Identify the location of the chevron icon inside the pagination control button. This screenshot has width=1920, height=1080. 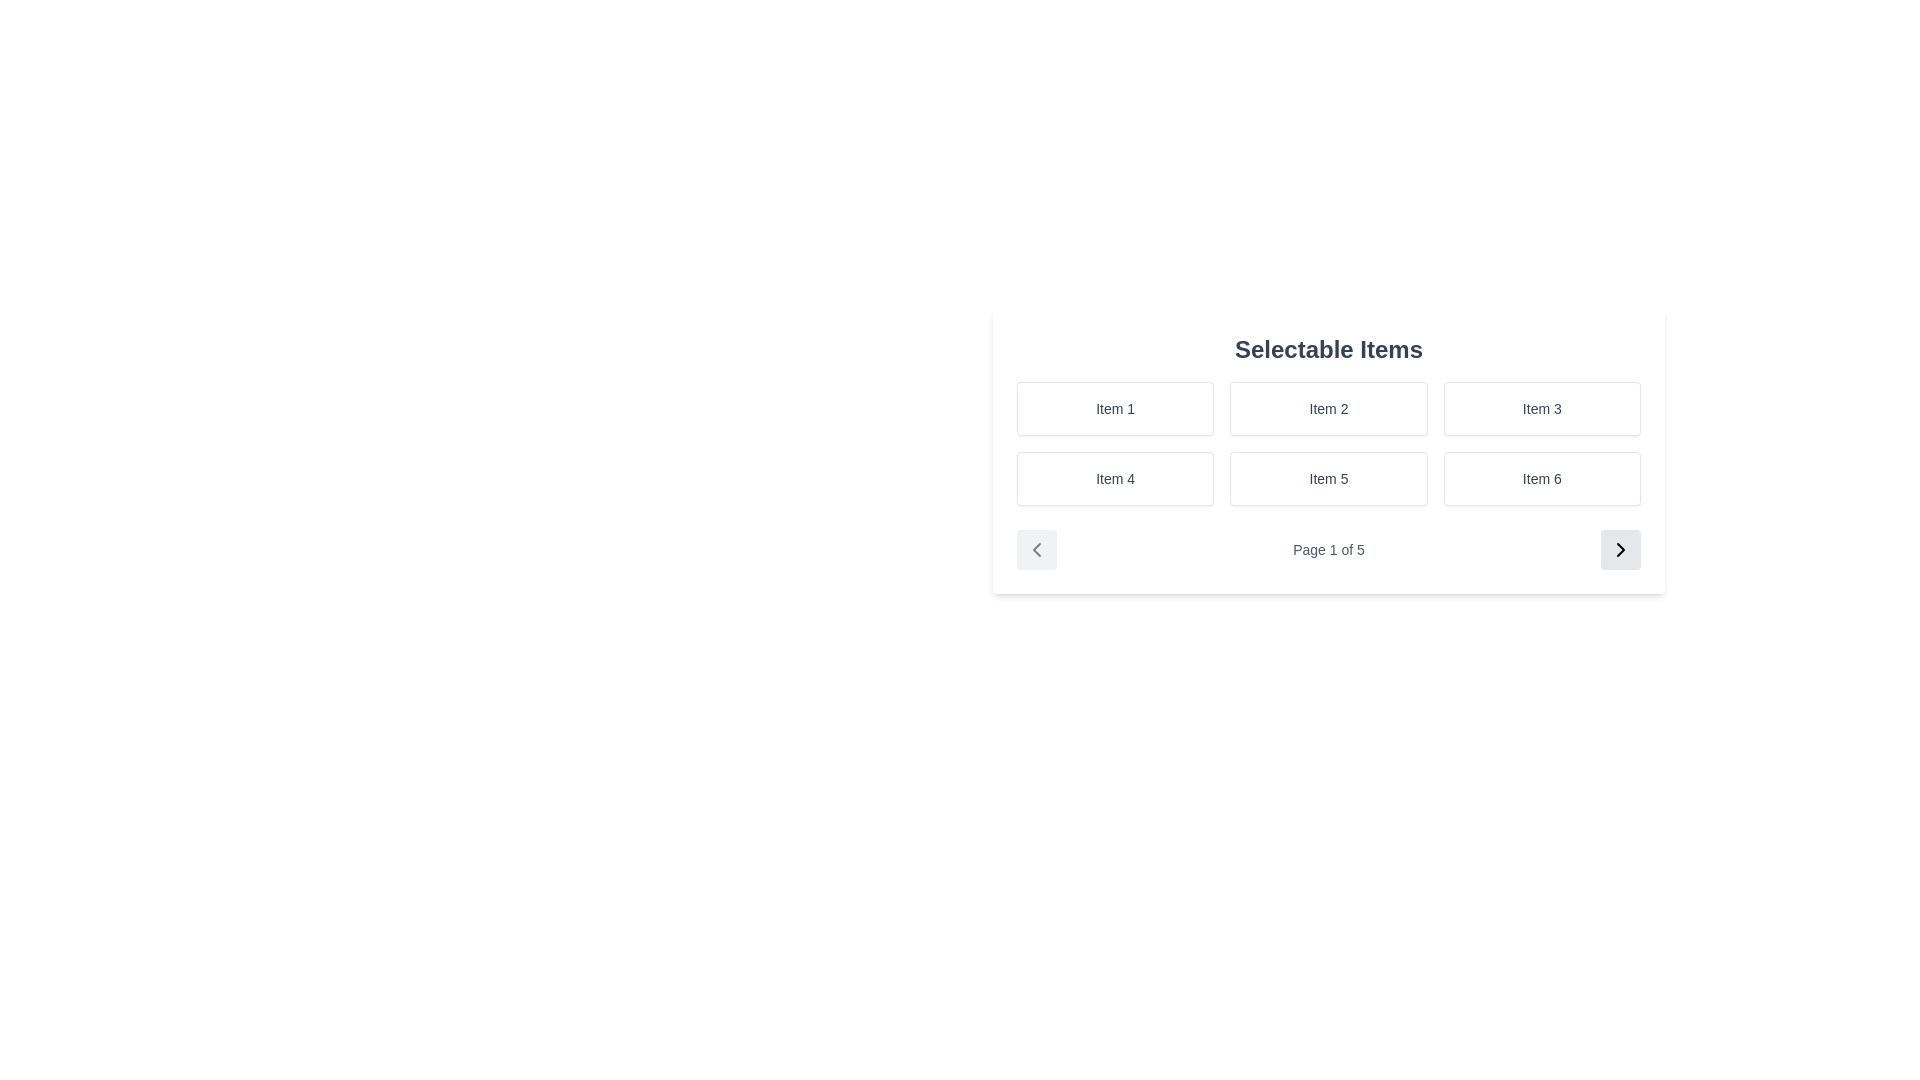
(1036, 550).